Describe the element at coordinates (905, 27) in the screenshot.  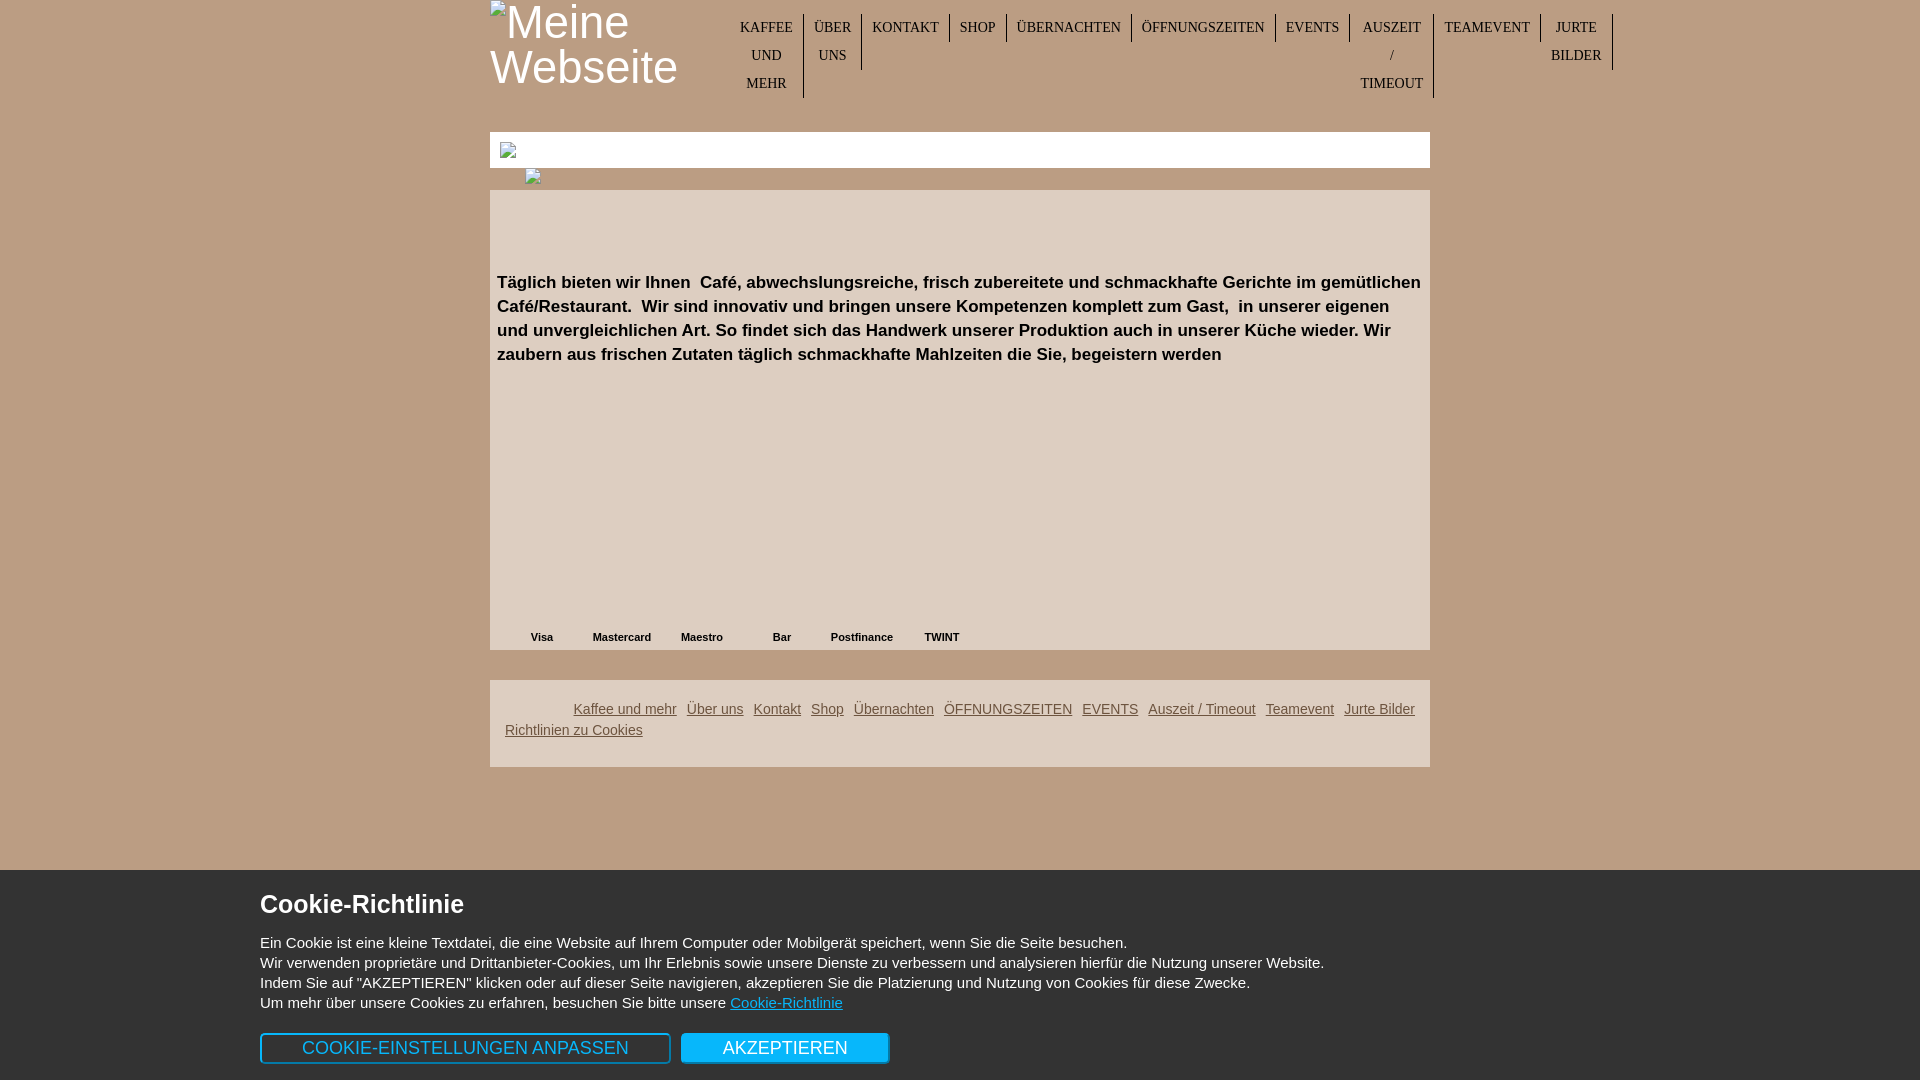
I see `'KONTAKT'` at that location.